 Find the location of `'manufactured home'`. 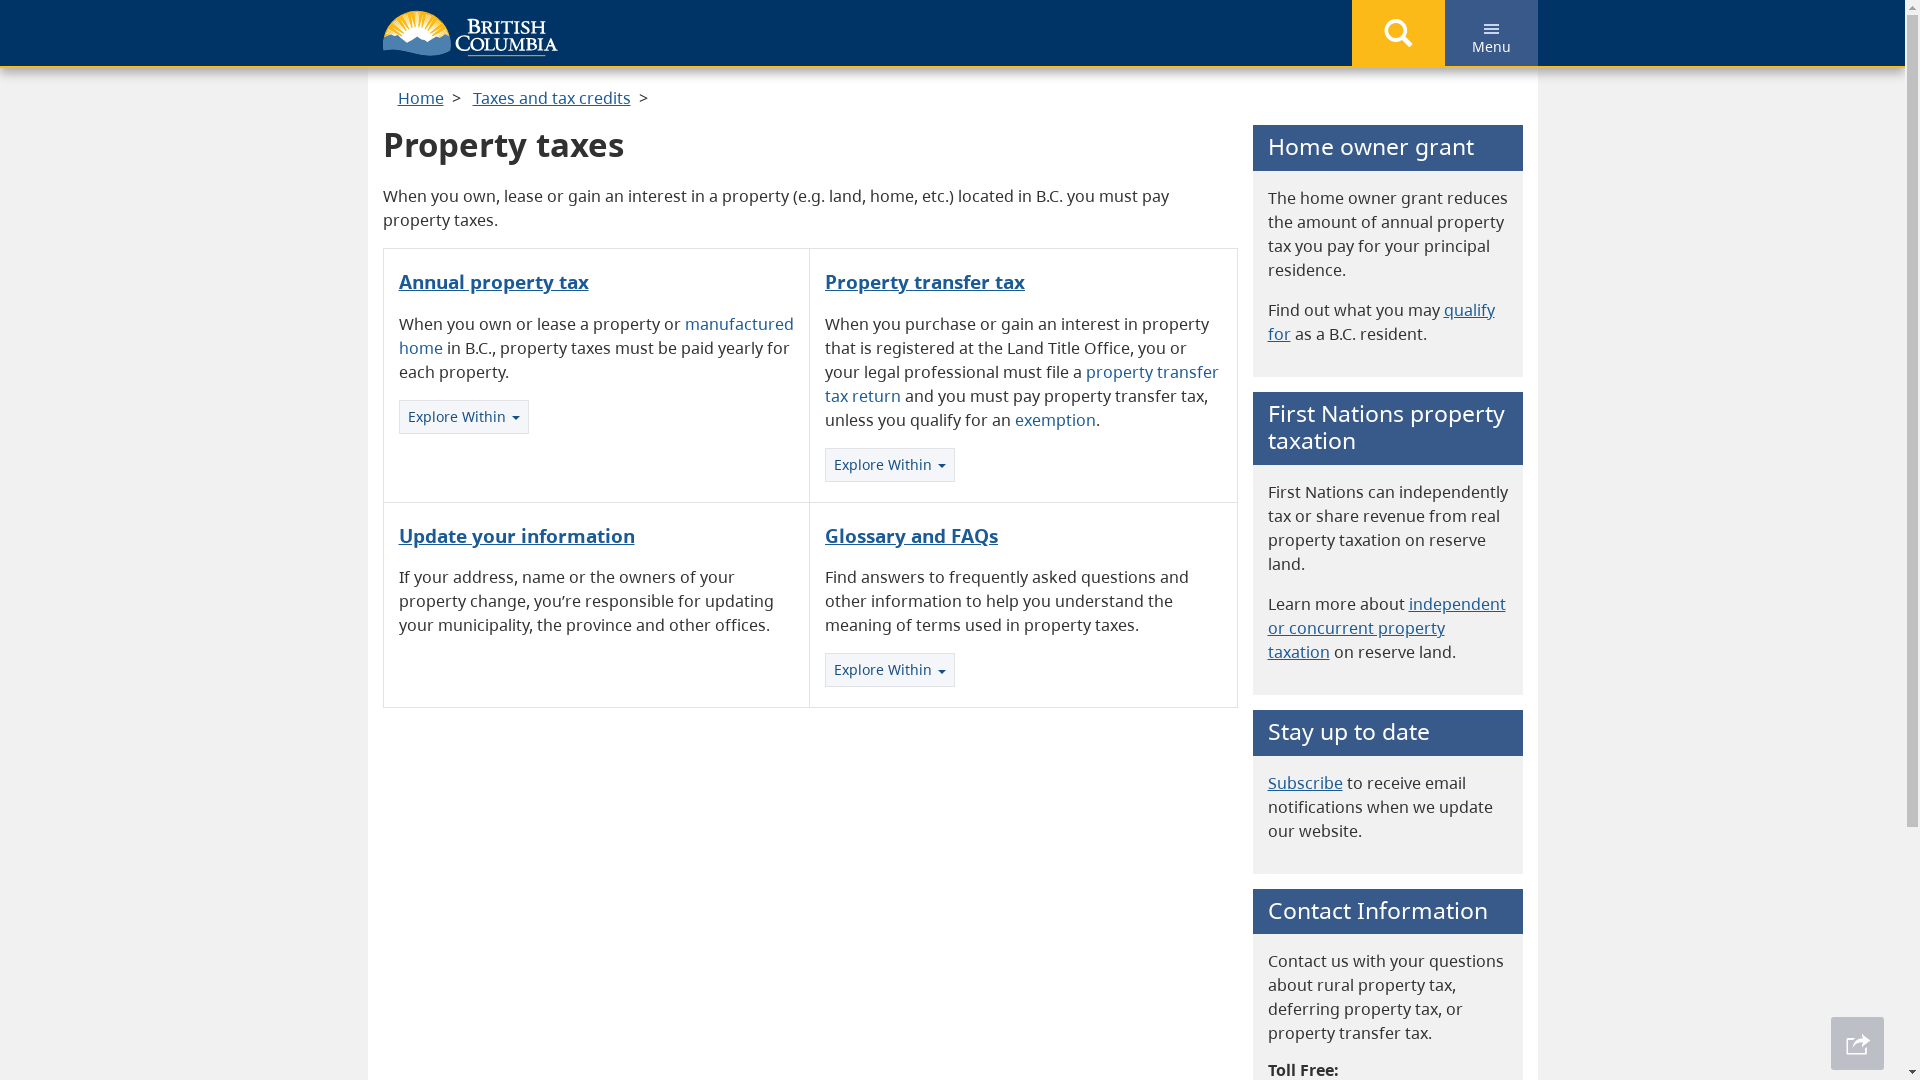

'manufactured home' is located at coordinates (594, 334).